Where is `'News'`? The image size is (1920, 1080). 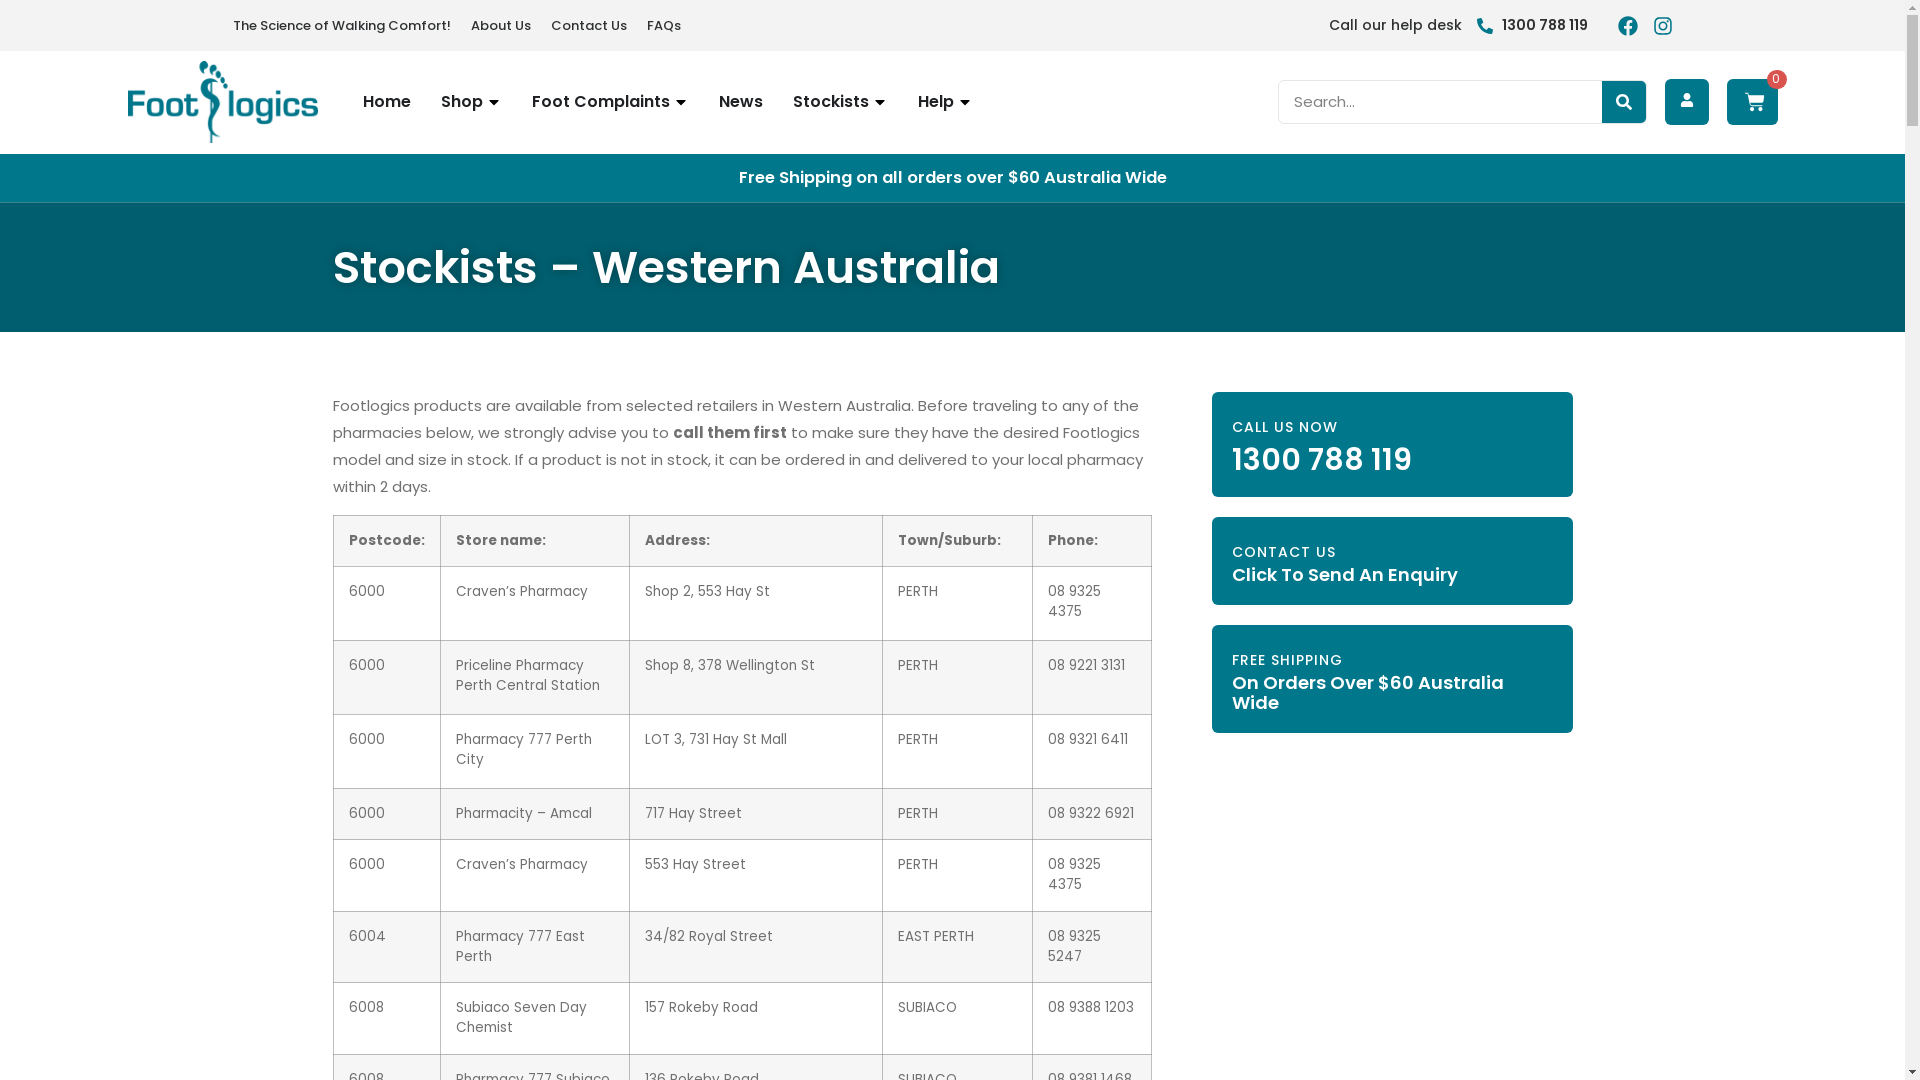
'News' is located at coordinates (738, 101).